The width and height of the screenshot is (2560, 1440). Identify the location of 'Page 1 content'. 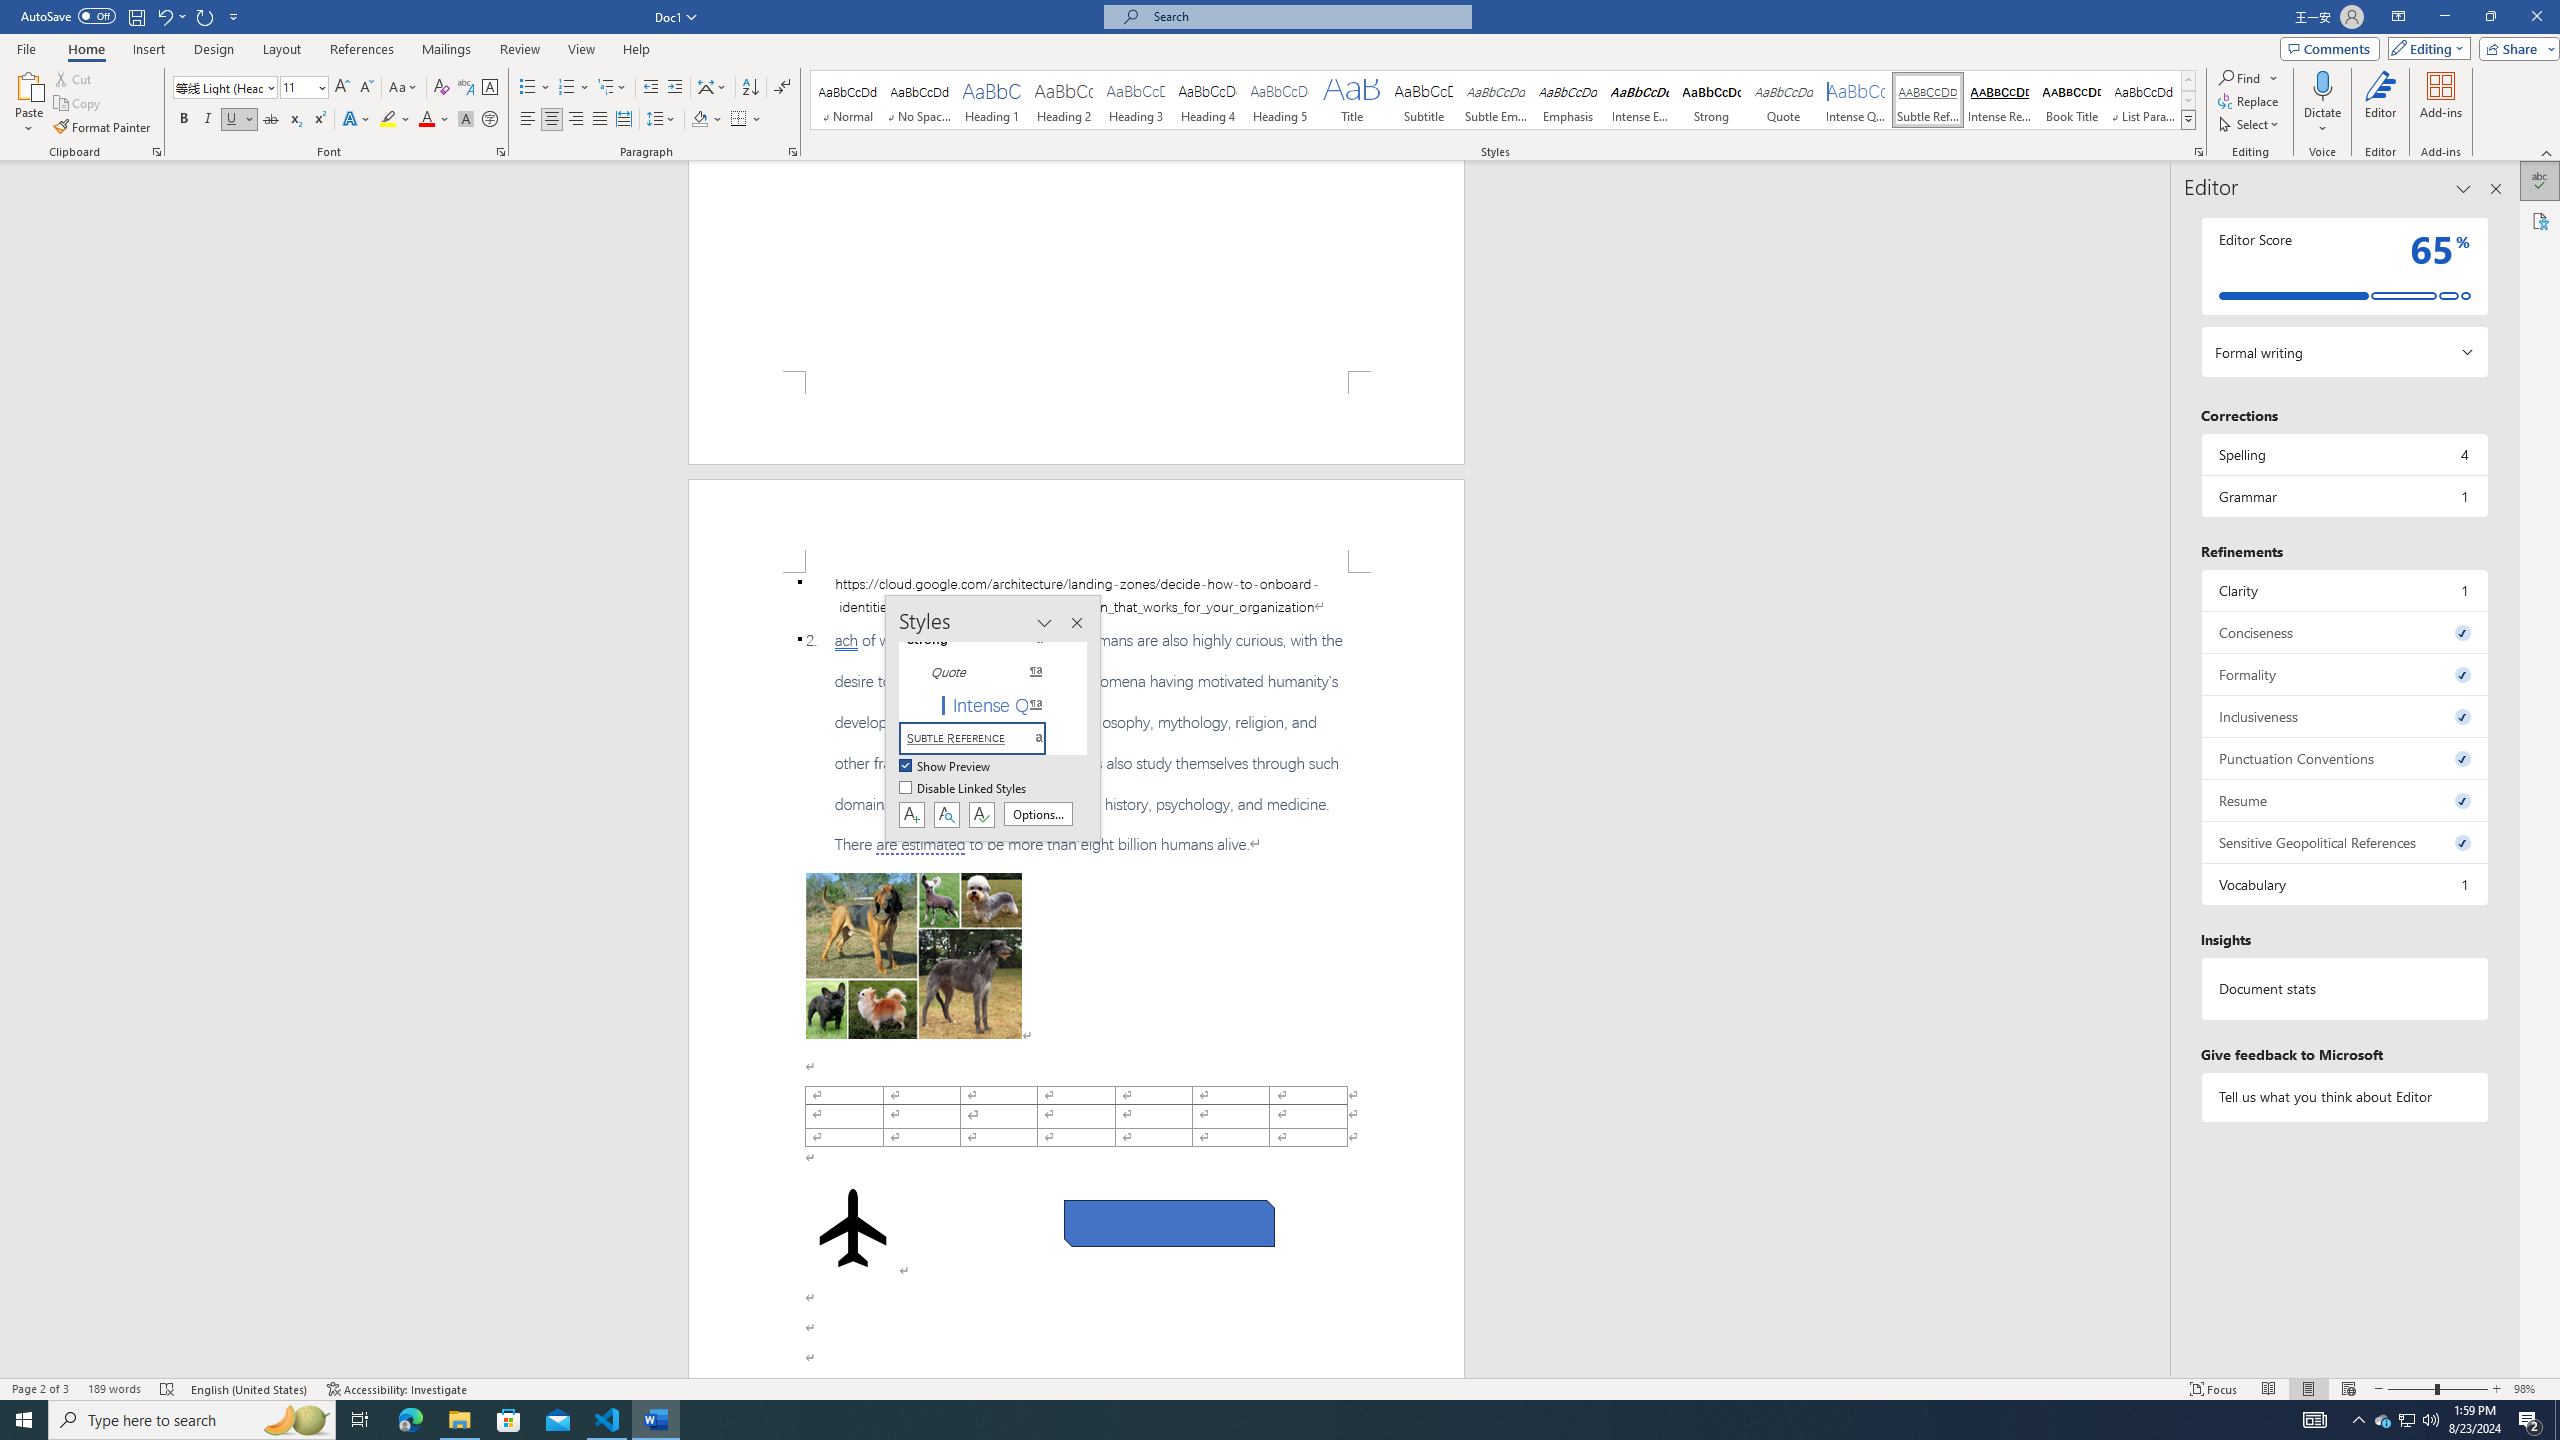
(1076, 265).